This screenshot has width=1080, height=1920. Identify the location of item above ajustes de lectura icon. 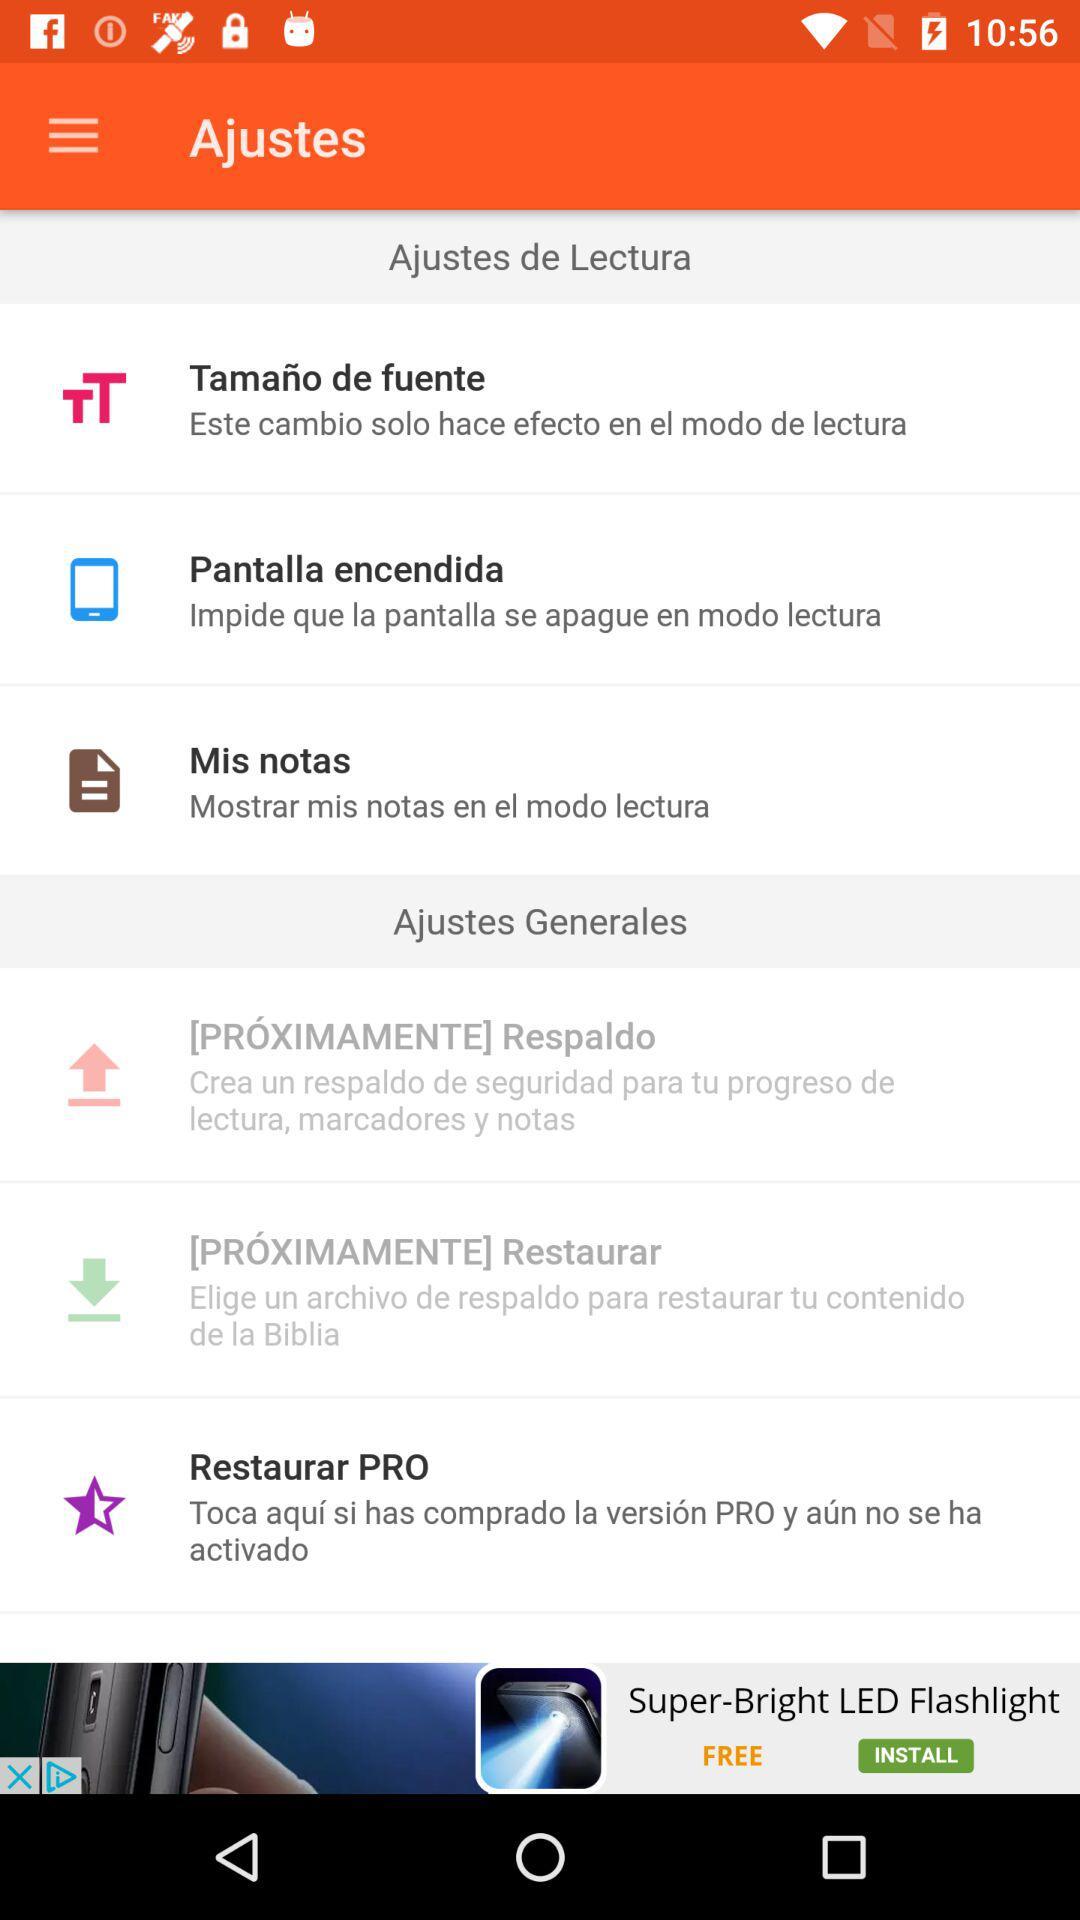
(72, 135).